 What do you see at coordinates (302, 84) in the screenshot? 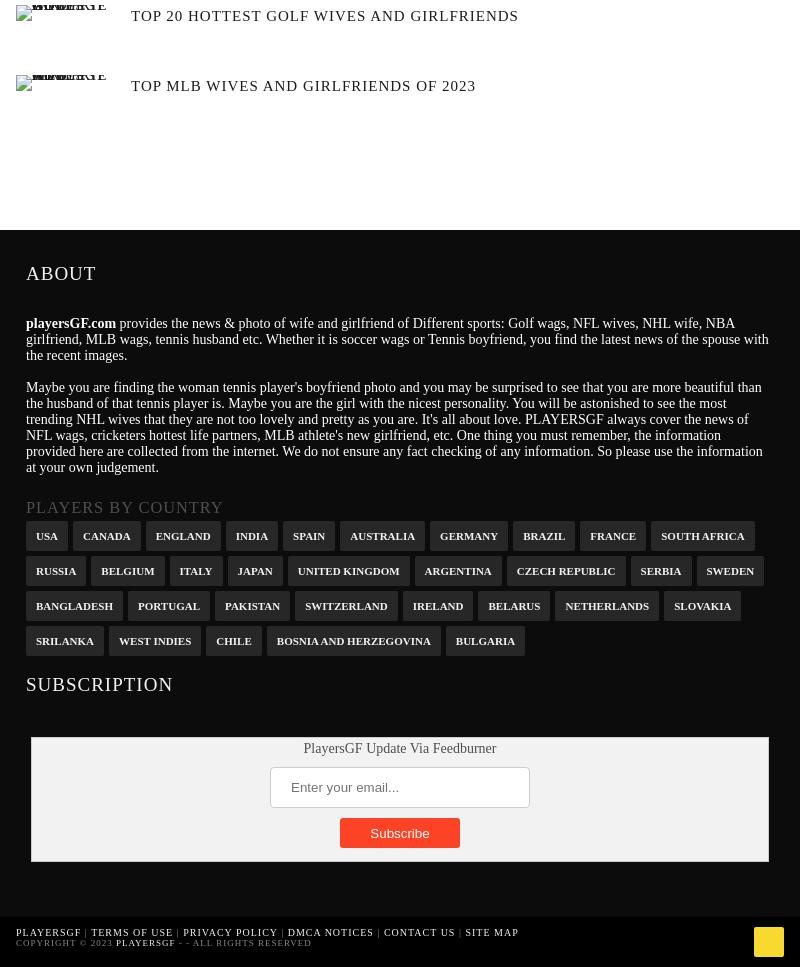
I see `'Top MLB Wives and Girlfriends of 2023'` at bounding box center [302, 84].